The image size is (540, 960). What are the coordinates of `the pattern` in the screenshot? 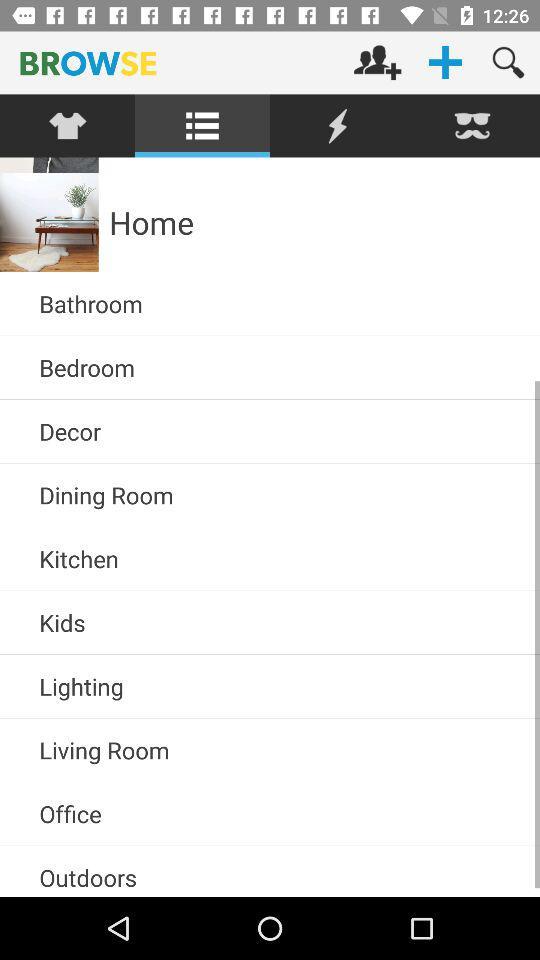 It's located at (67, 125).